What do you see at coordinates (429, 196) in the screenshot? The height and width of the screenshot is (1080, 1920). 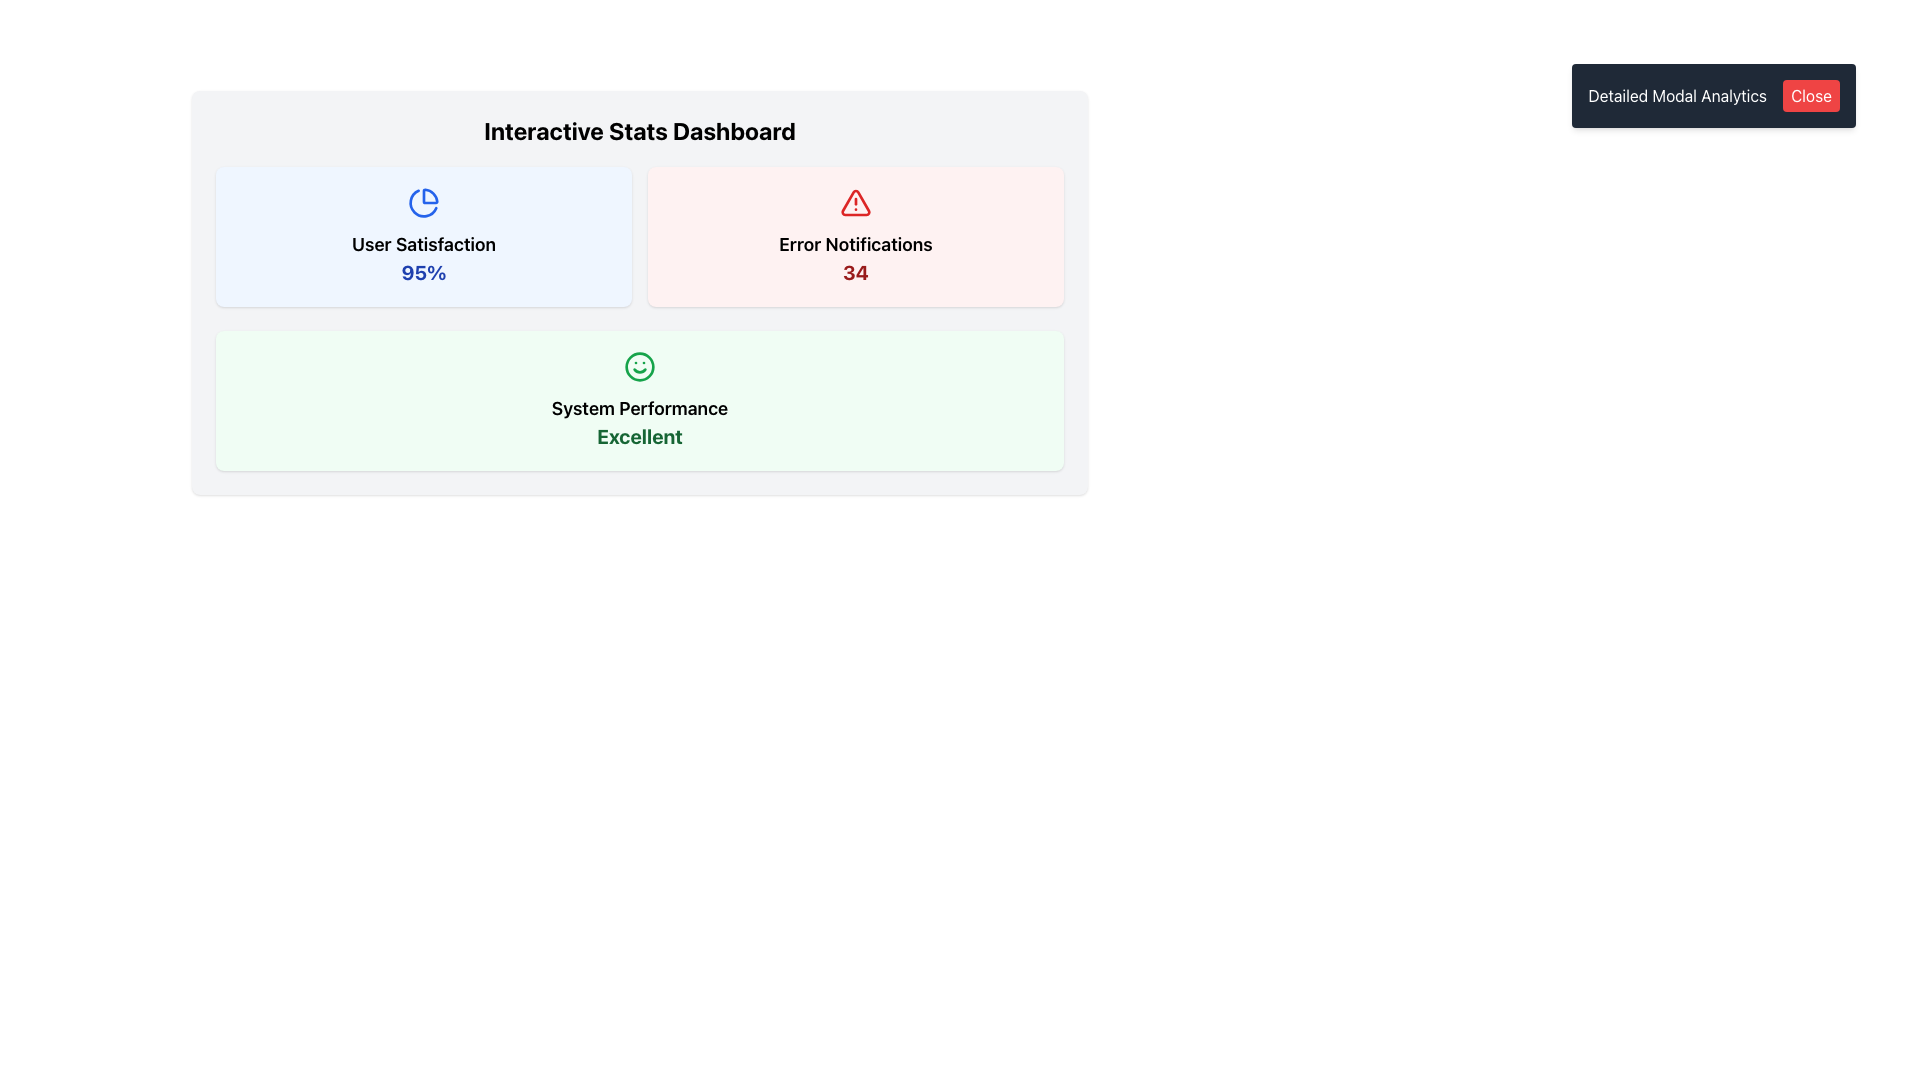 I see `the outer slice of the pie chart in the 'User Satisfaction' section, which is visually represented in blue and is part of an SVG rendering` at bounding box center [429, 196].